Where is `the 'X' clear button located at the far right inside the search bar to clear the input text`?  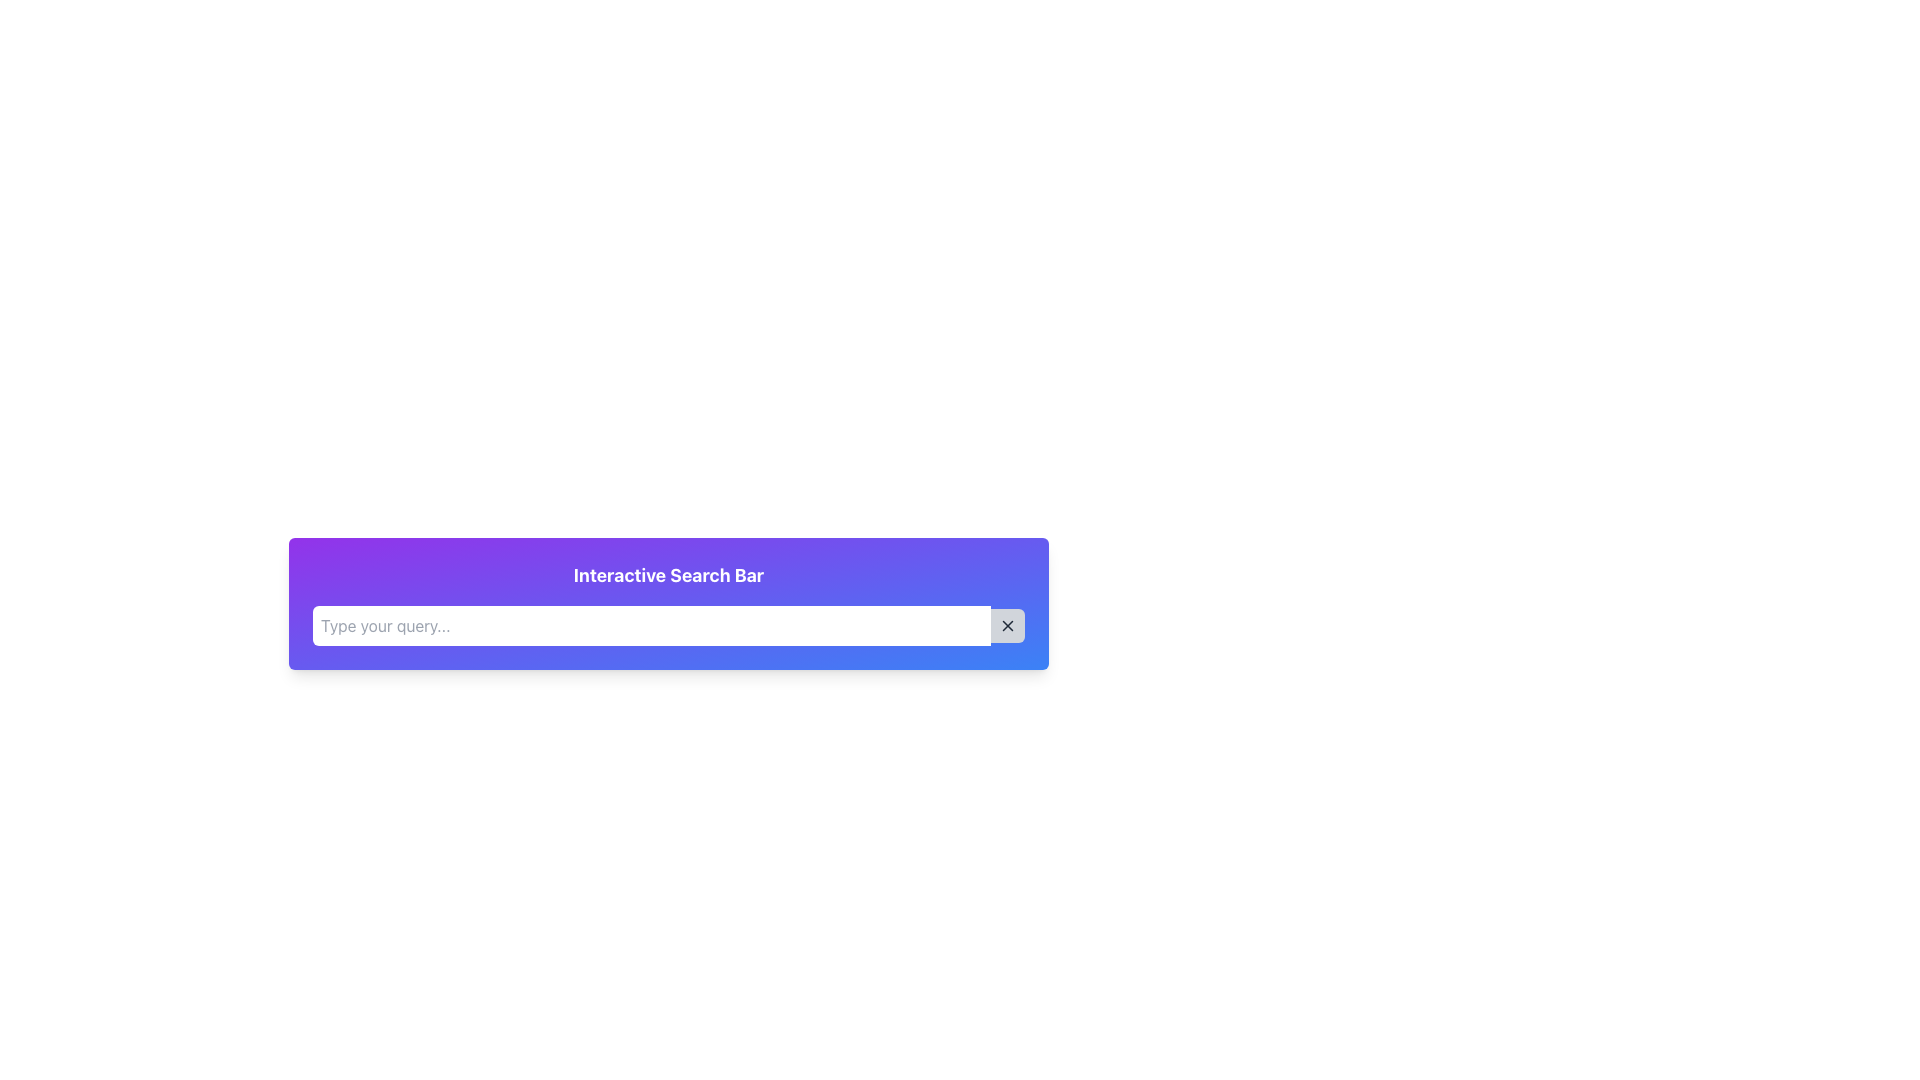
the 'X' clear button located at the far right inside the search bar to clear the input text is located at coordinates (1008, 624).